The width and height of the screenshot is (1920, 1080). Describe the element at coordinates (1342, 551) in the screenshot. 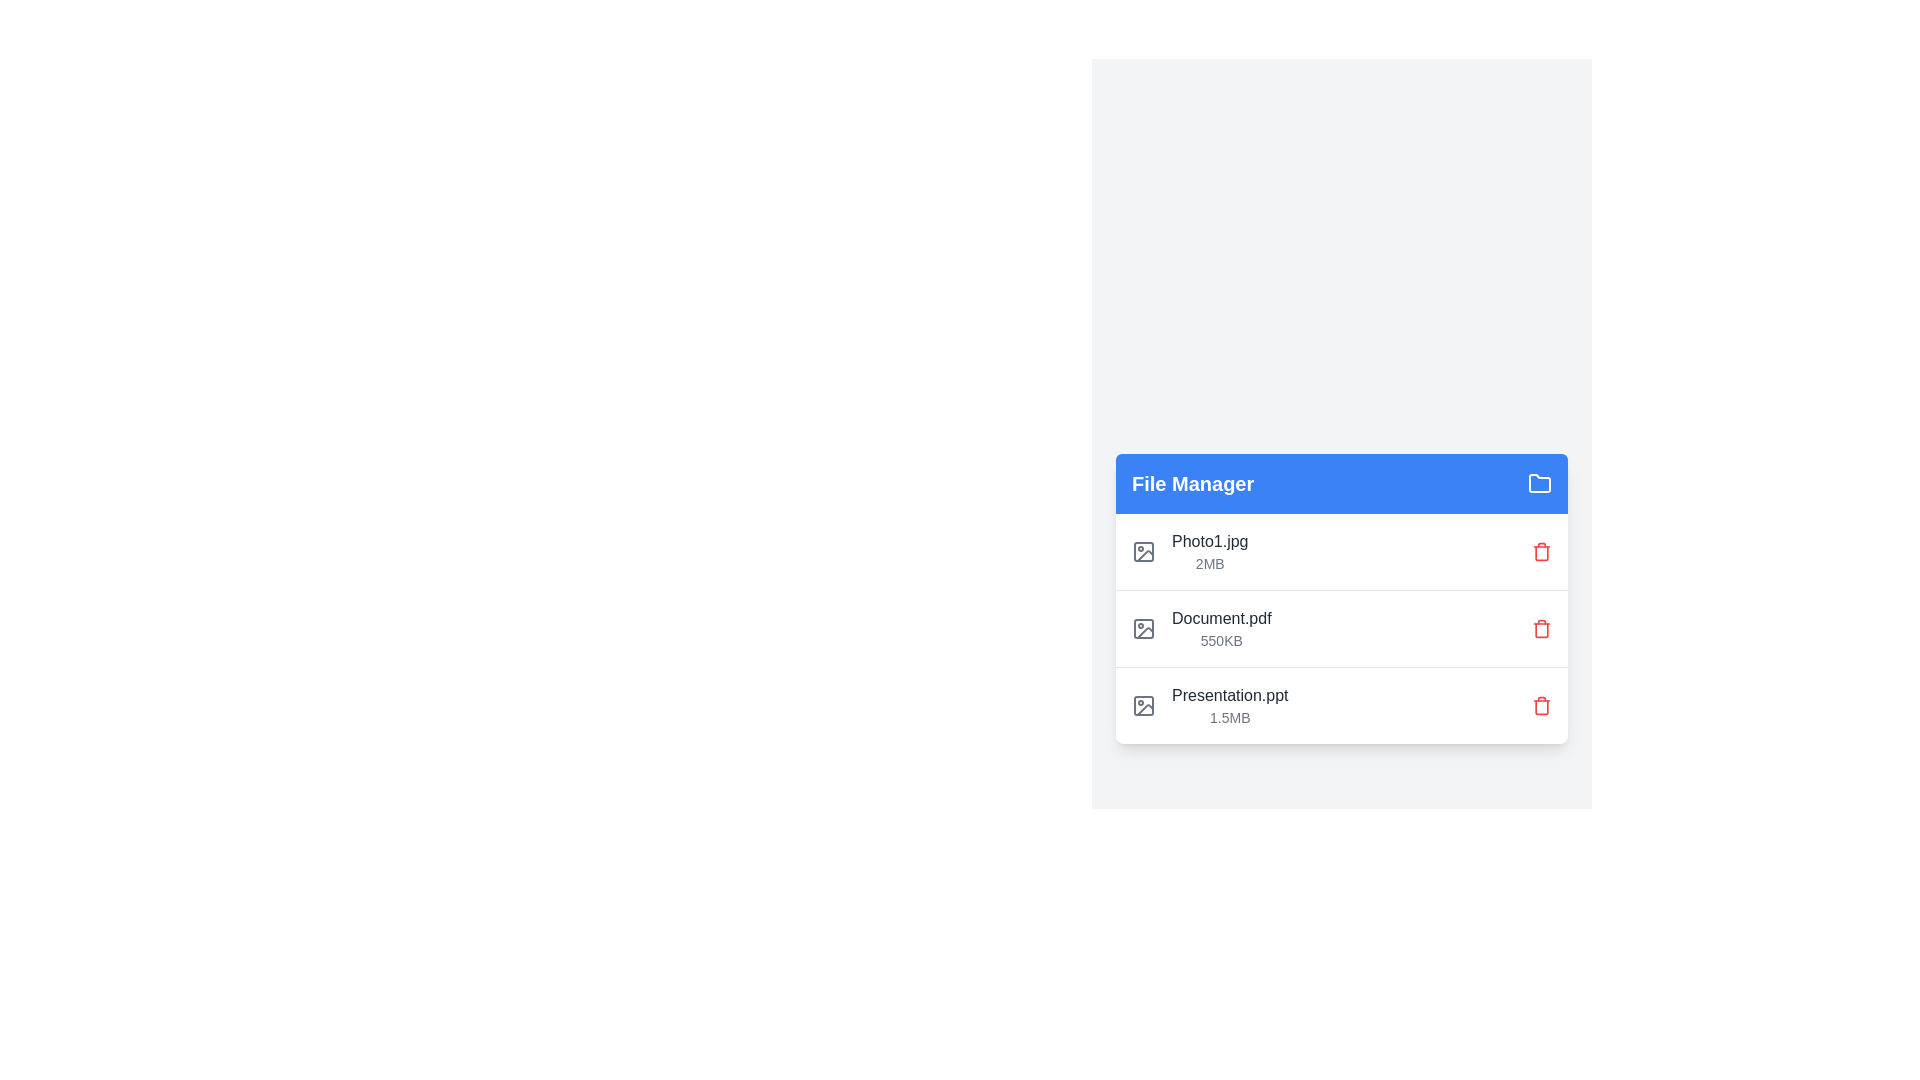

I see `the file list entry for 'Photo1.jpg'` at that location.